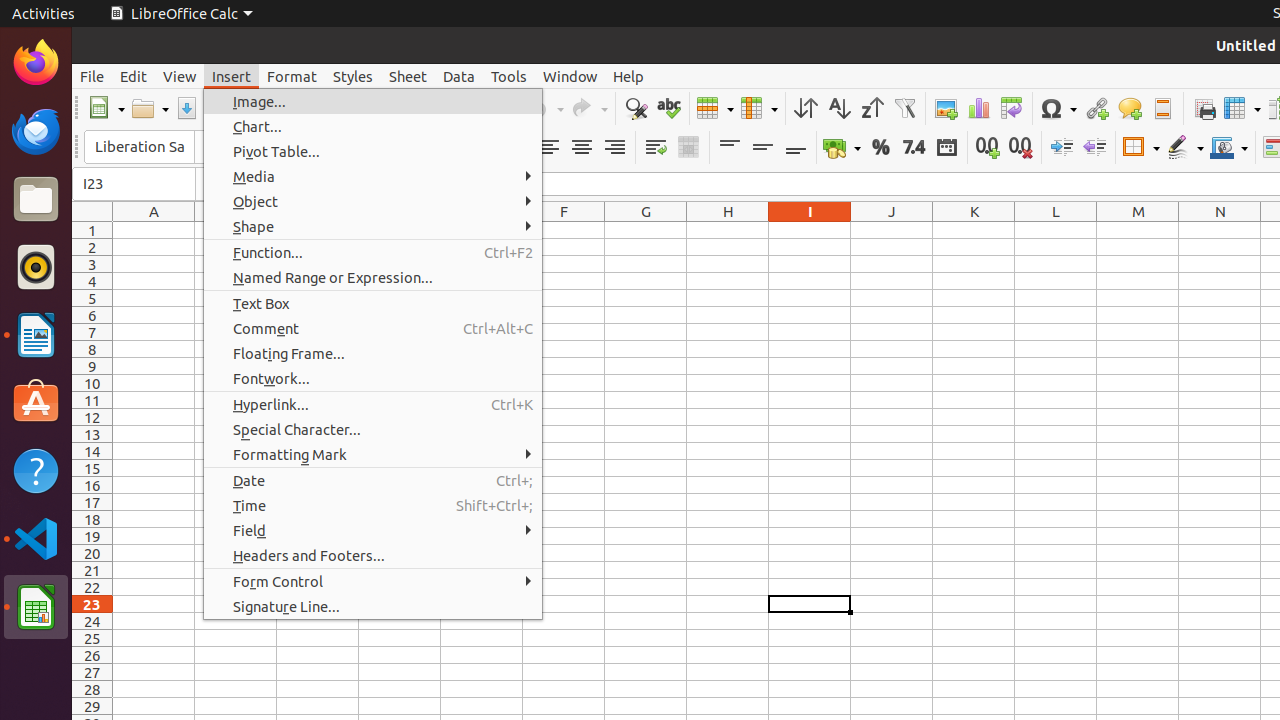  Describe the element at coordinates (179, 75) in the screenshot. I see `'View'` at that location.